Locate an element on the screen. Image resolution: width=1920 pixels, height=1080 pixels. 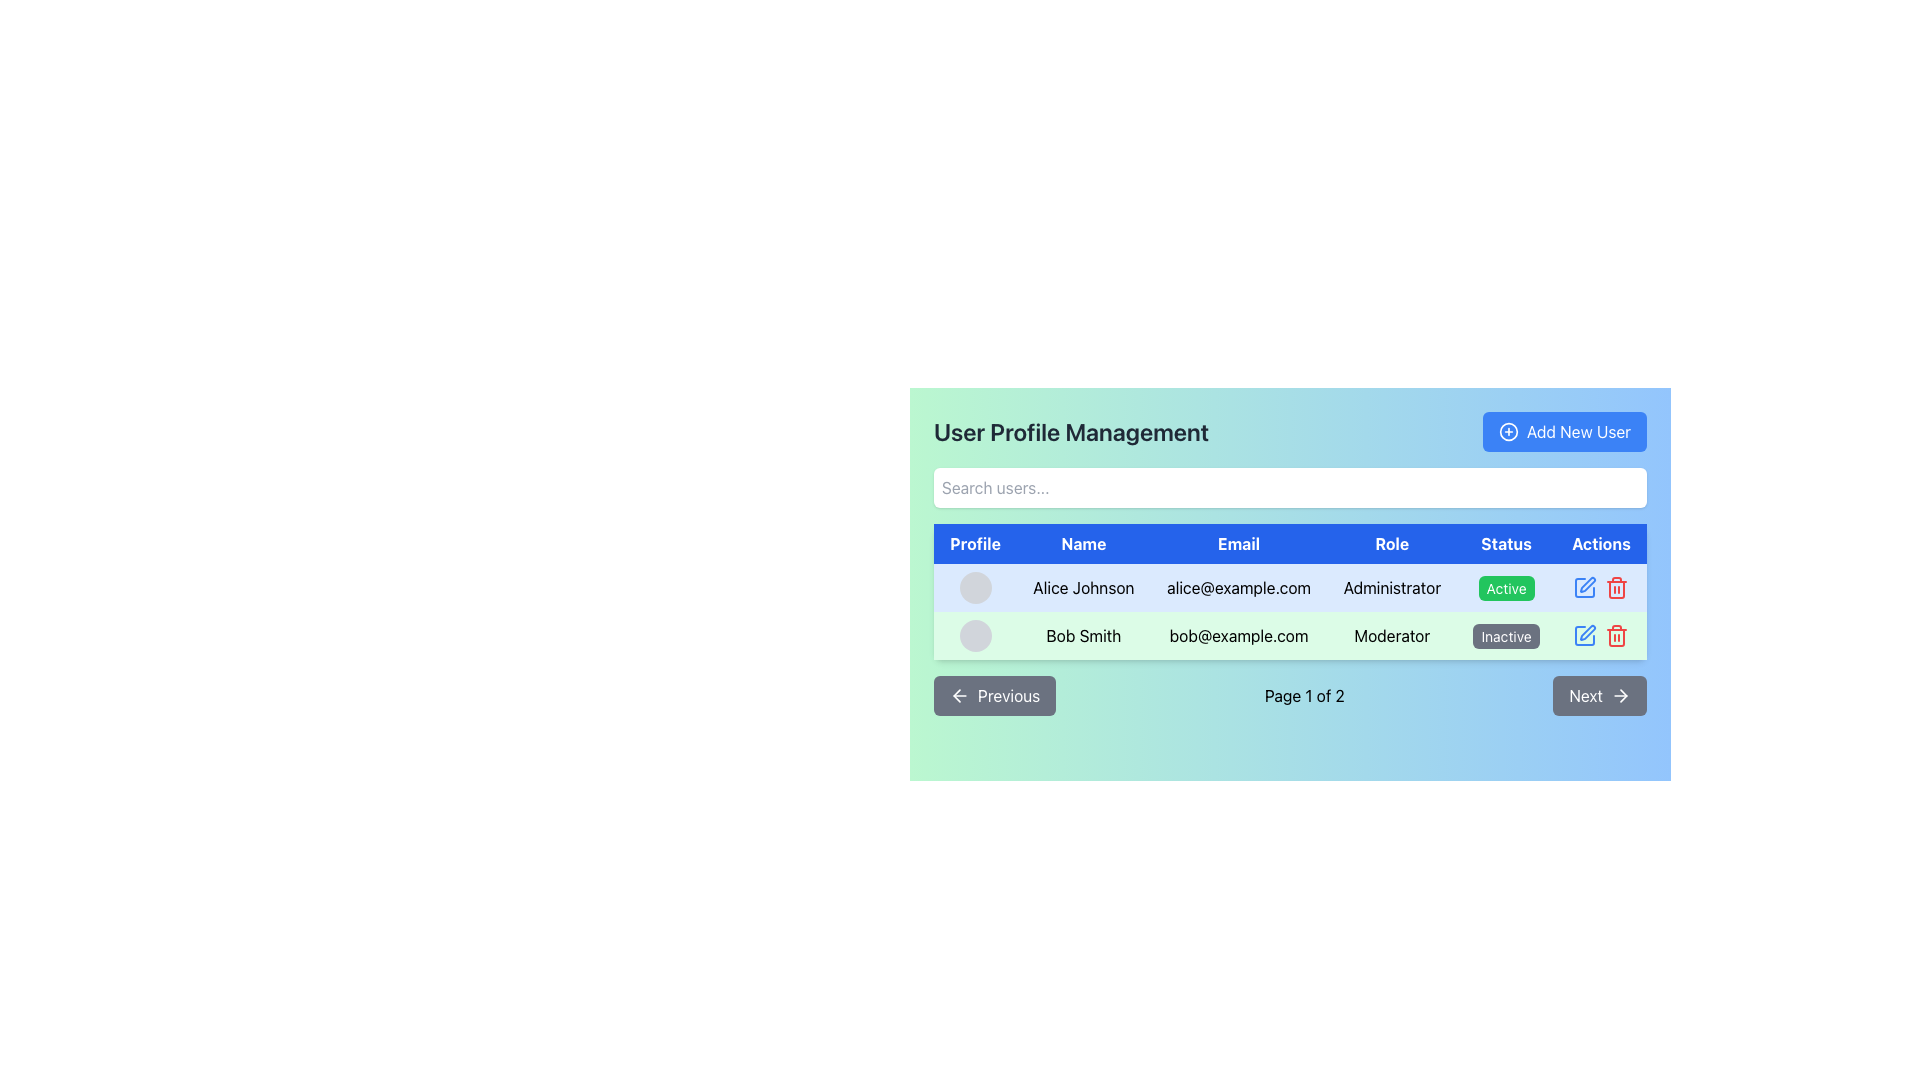
the 'Administrator' text label located in the fourth column of the data table, which corresponds to 'Alice Johnson' is located at coordinates (1391, 586).